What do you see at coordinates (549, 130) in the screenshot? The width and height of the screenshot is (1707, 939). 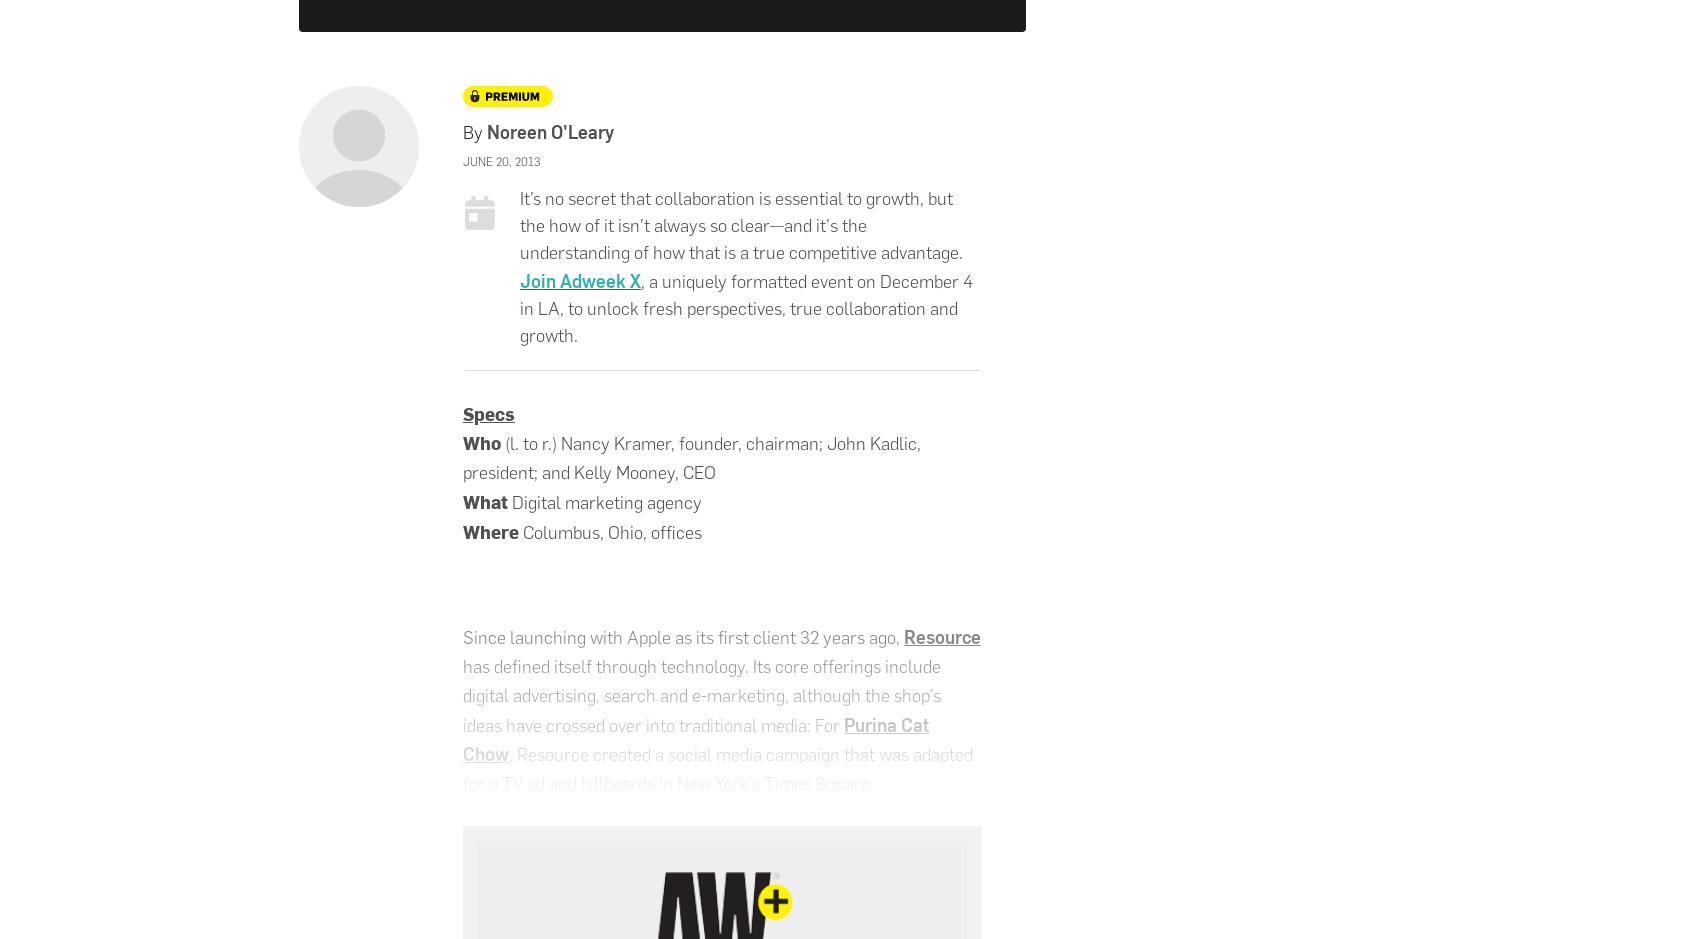 I see `'Noreen O'Leary'` at bounding box center [549, 130].